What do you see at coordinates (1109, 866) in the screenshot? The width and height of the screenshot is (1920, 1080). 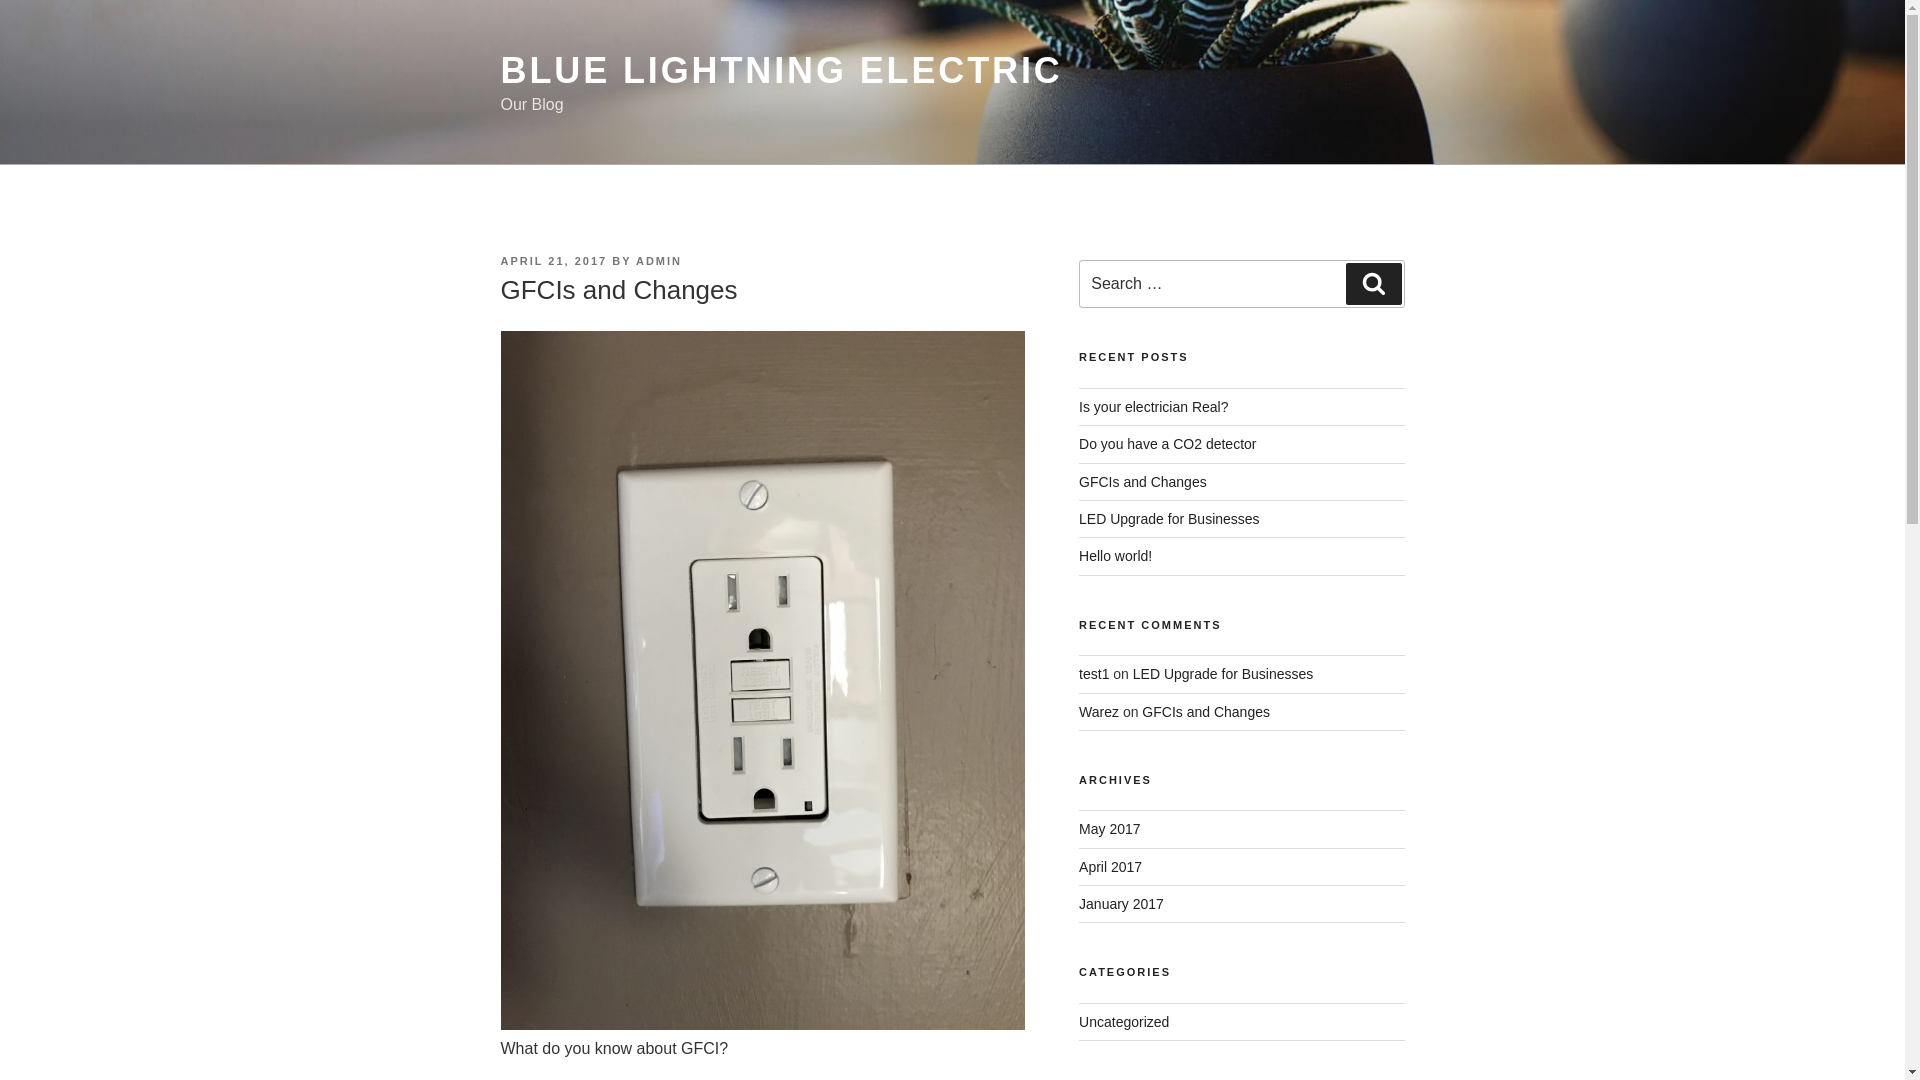 I see `'April 2017'` at bounding box center [1109, 866].